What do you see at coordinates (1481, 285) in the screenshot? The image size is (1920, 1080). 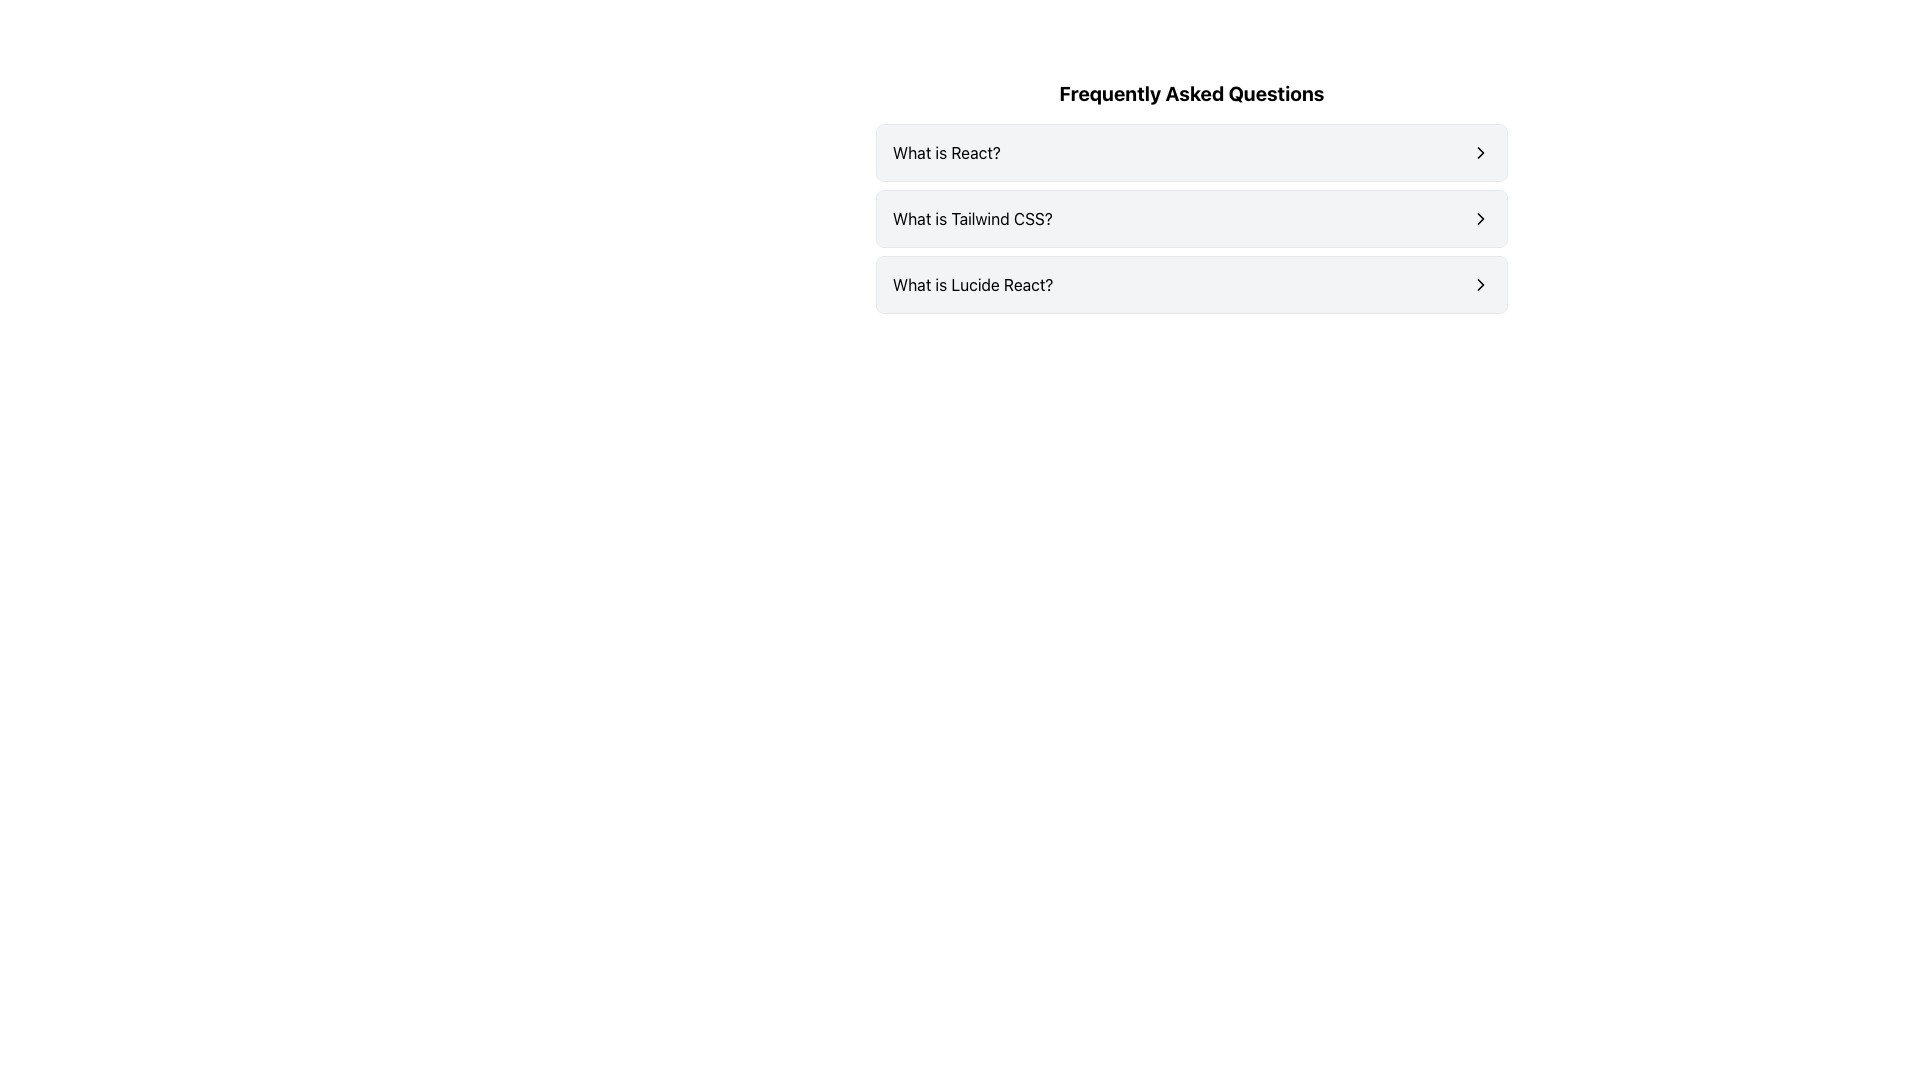 I see `the chevron icon at the far right end of the 'What is Lucide React?' FAQ list item` at bounding box center [1481, 285].